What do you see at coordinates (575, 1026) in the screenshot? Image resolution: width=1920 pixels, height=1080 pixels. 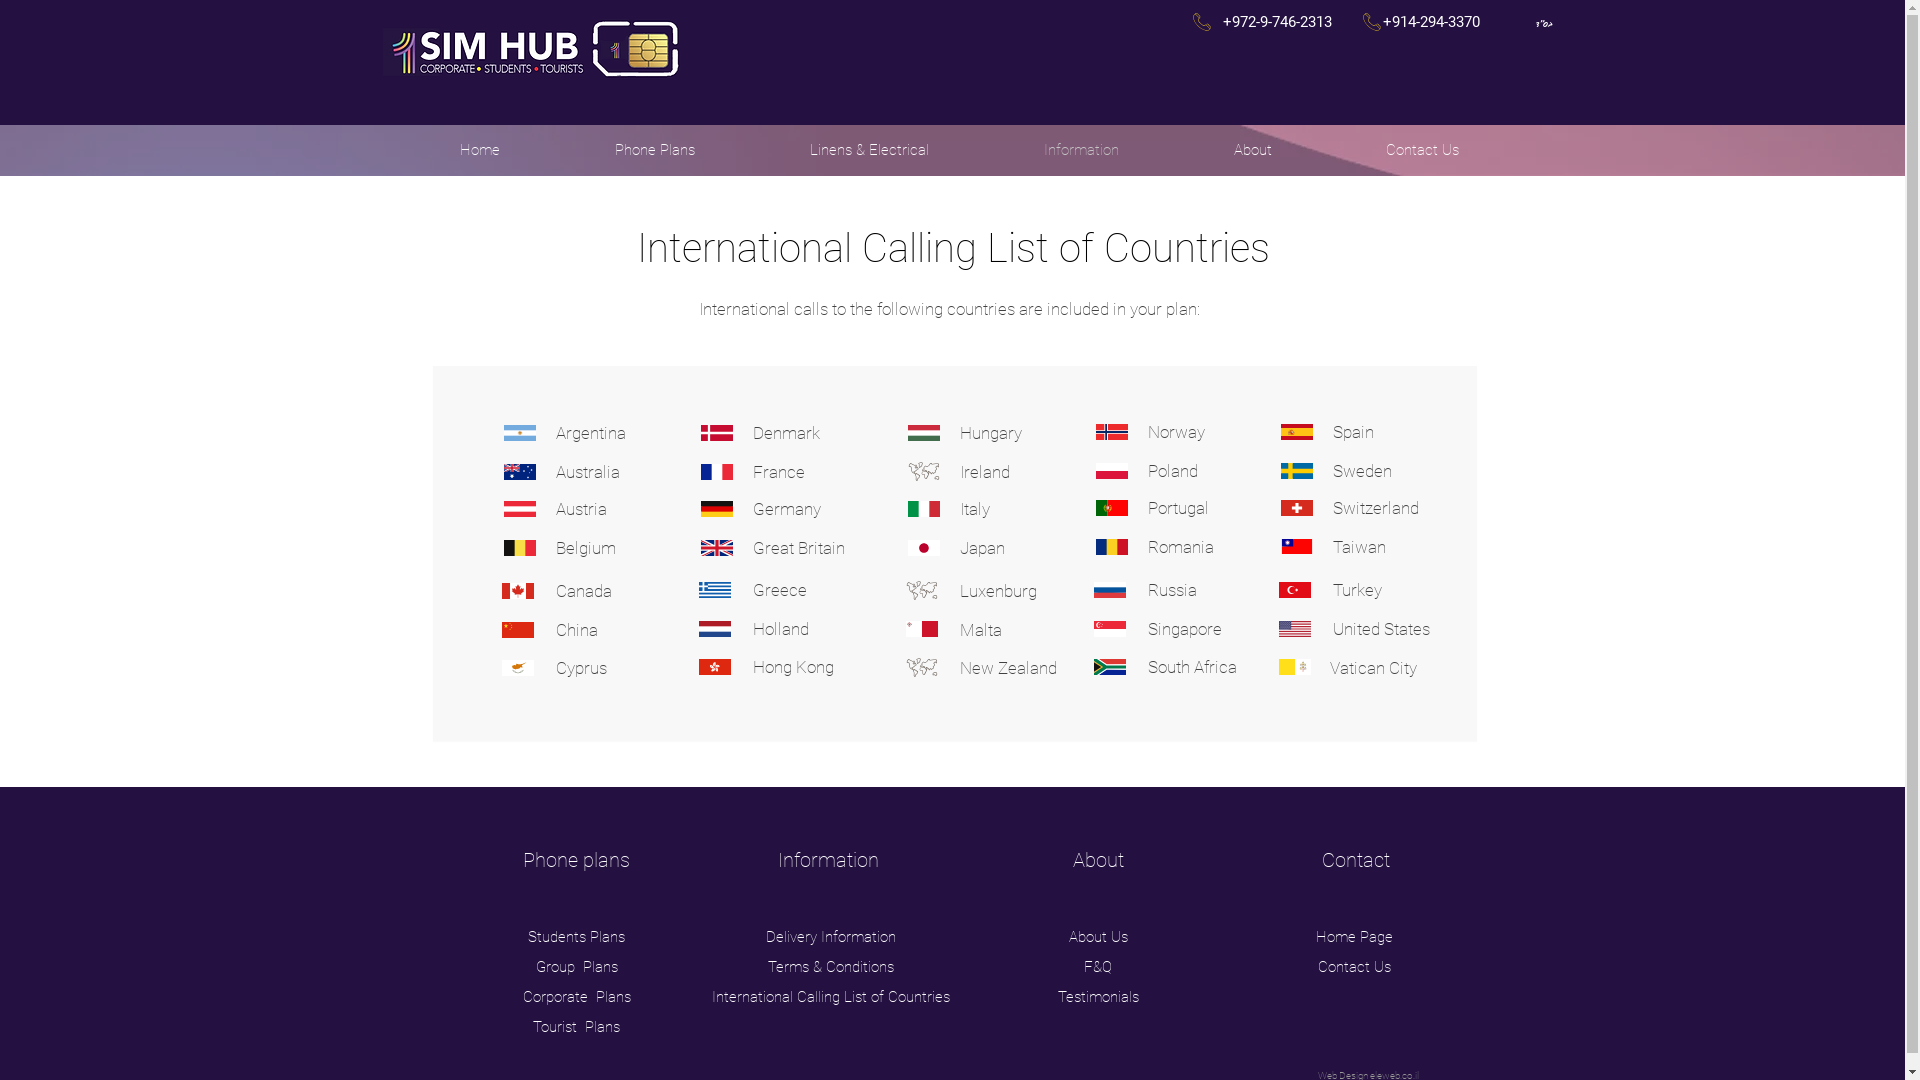 I see `'Tourist  Plans'` at bounding box center [575, 1026].